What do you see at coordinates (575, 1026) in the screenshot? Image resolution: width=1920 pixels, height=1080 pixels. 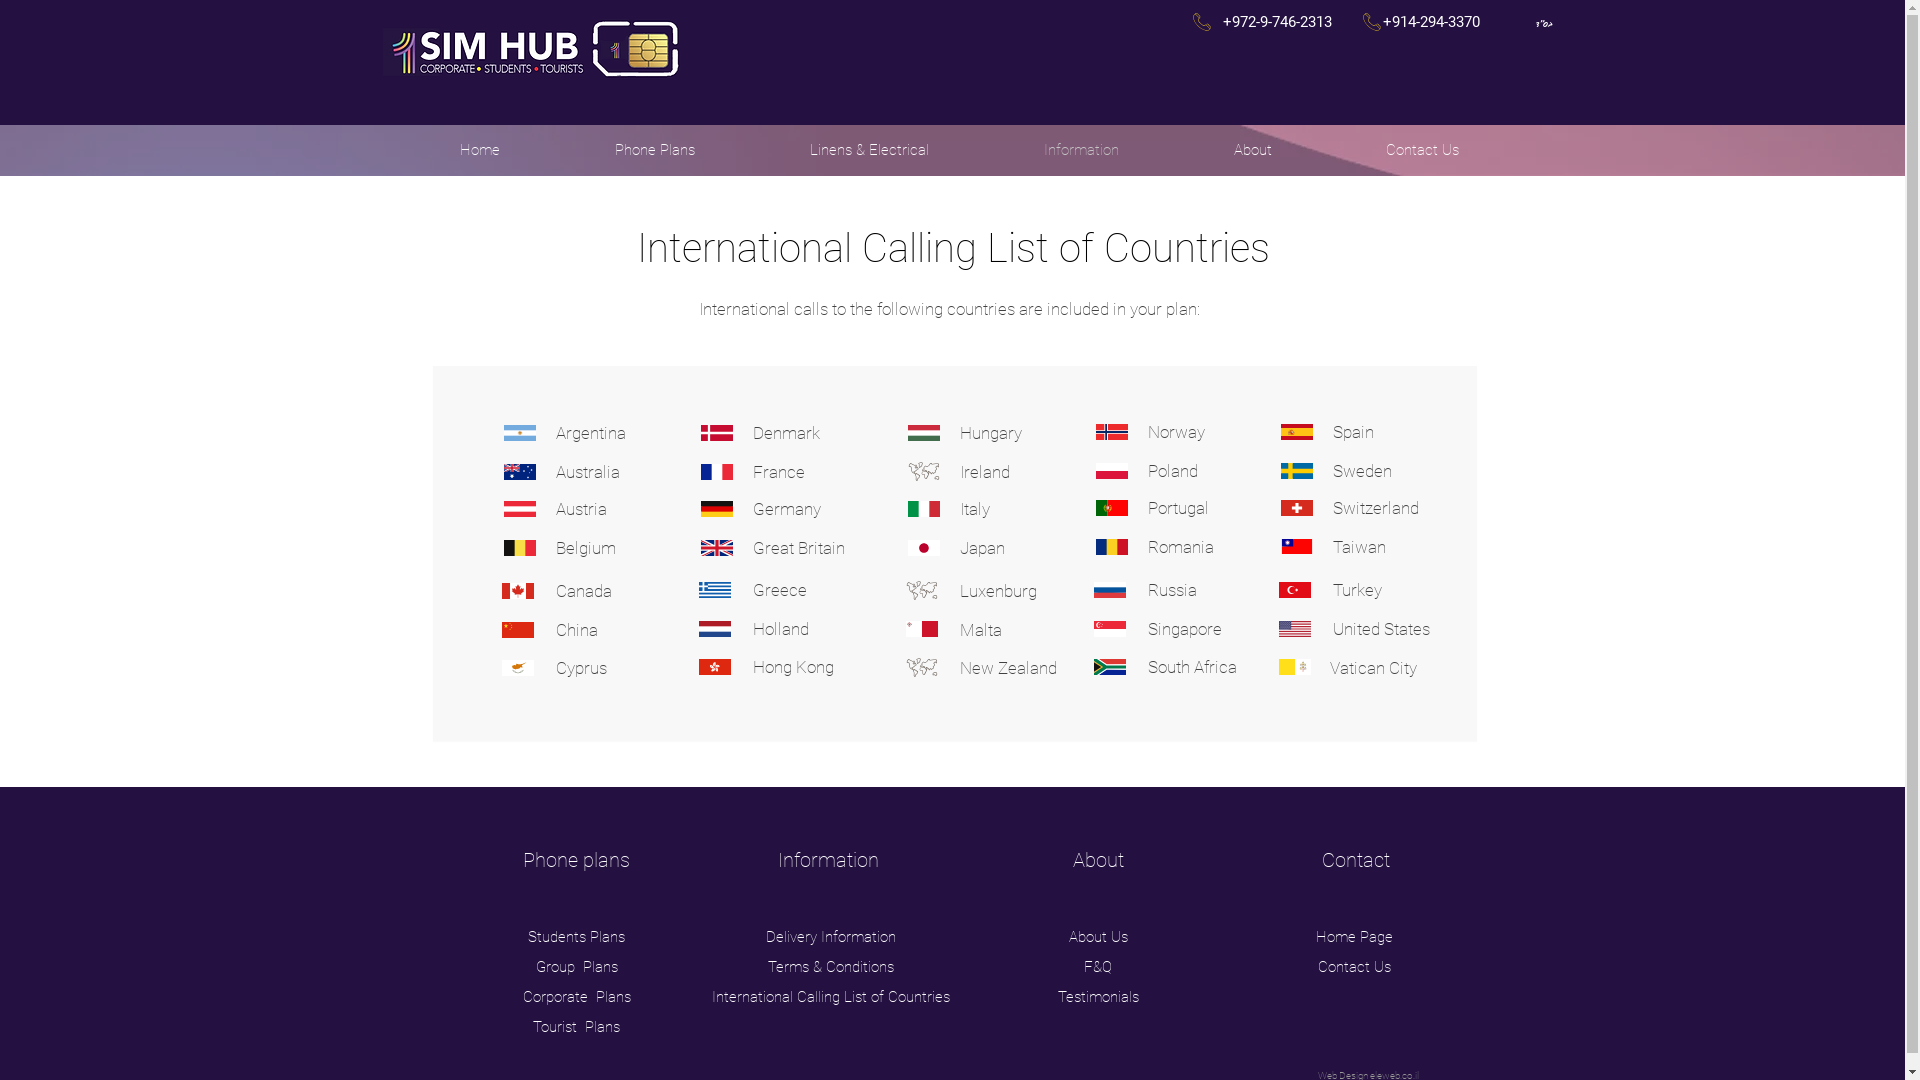 I see `'Tourist  Plans'` at bounding box center [575, 1026].